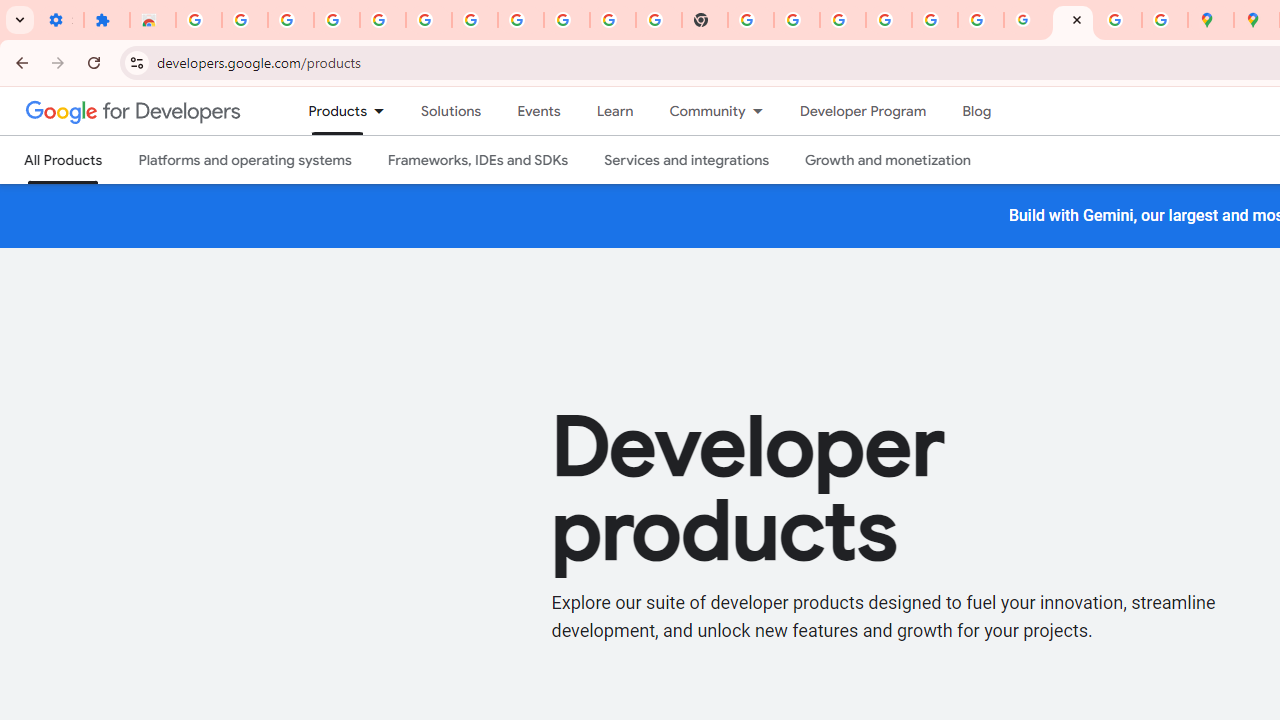  Describe the element at coordinates (977, 111) in the screenshot. I see `'Blog'` at that location.